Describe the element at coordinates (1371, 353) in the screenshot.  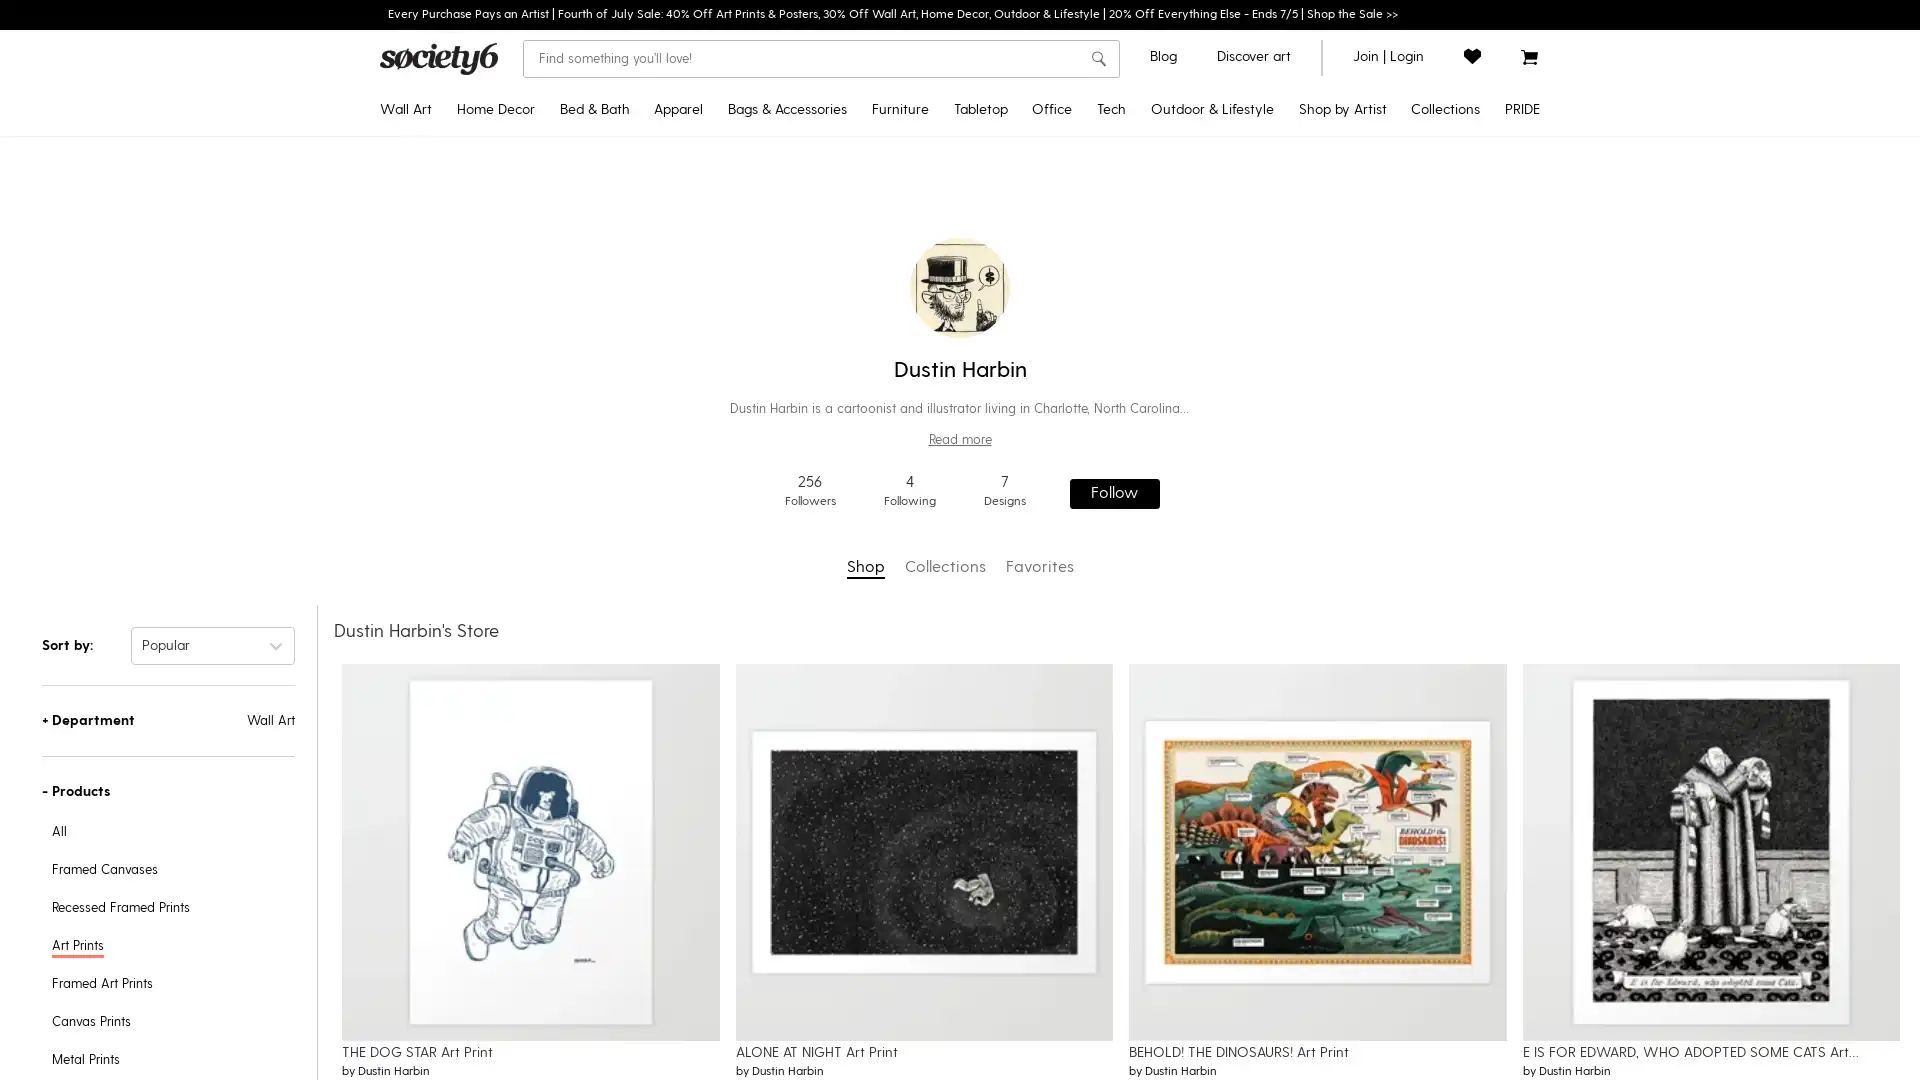
I see `Pantone Color of 2022` at that location.